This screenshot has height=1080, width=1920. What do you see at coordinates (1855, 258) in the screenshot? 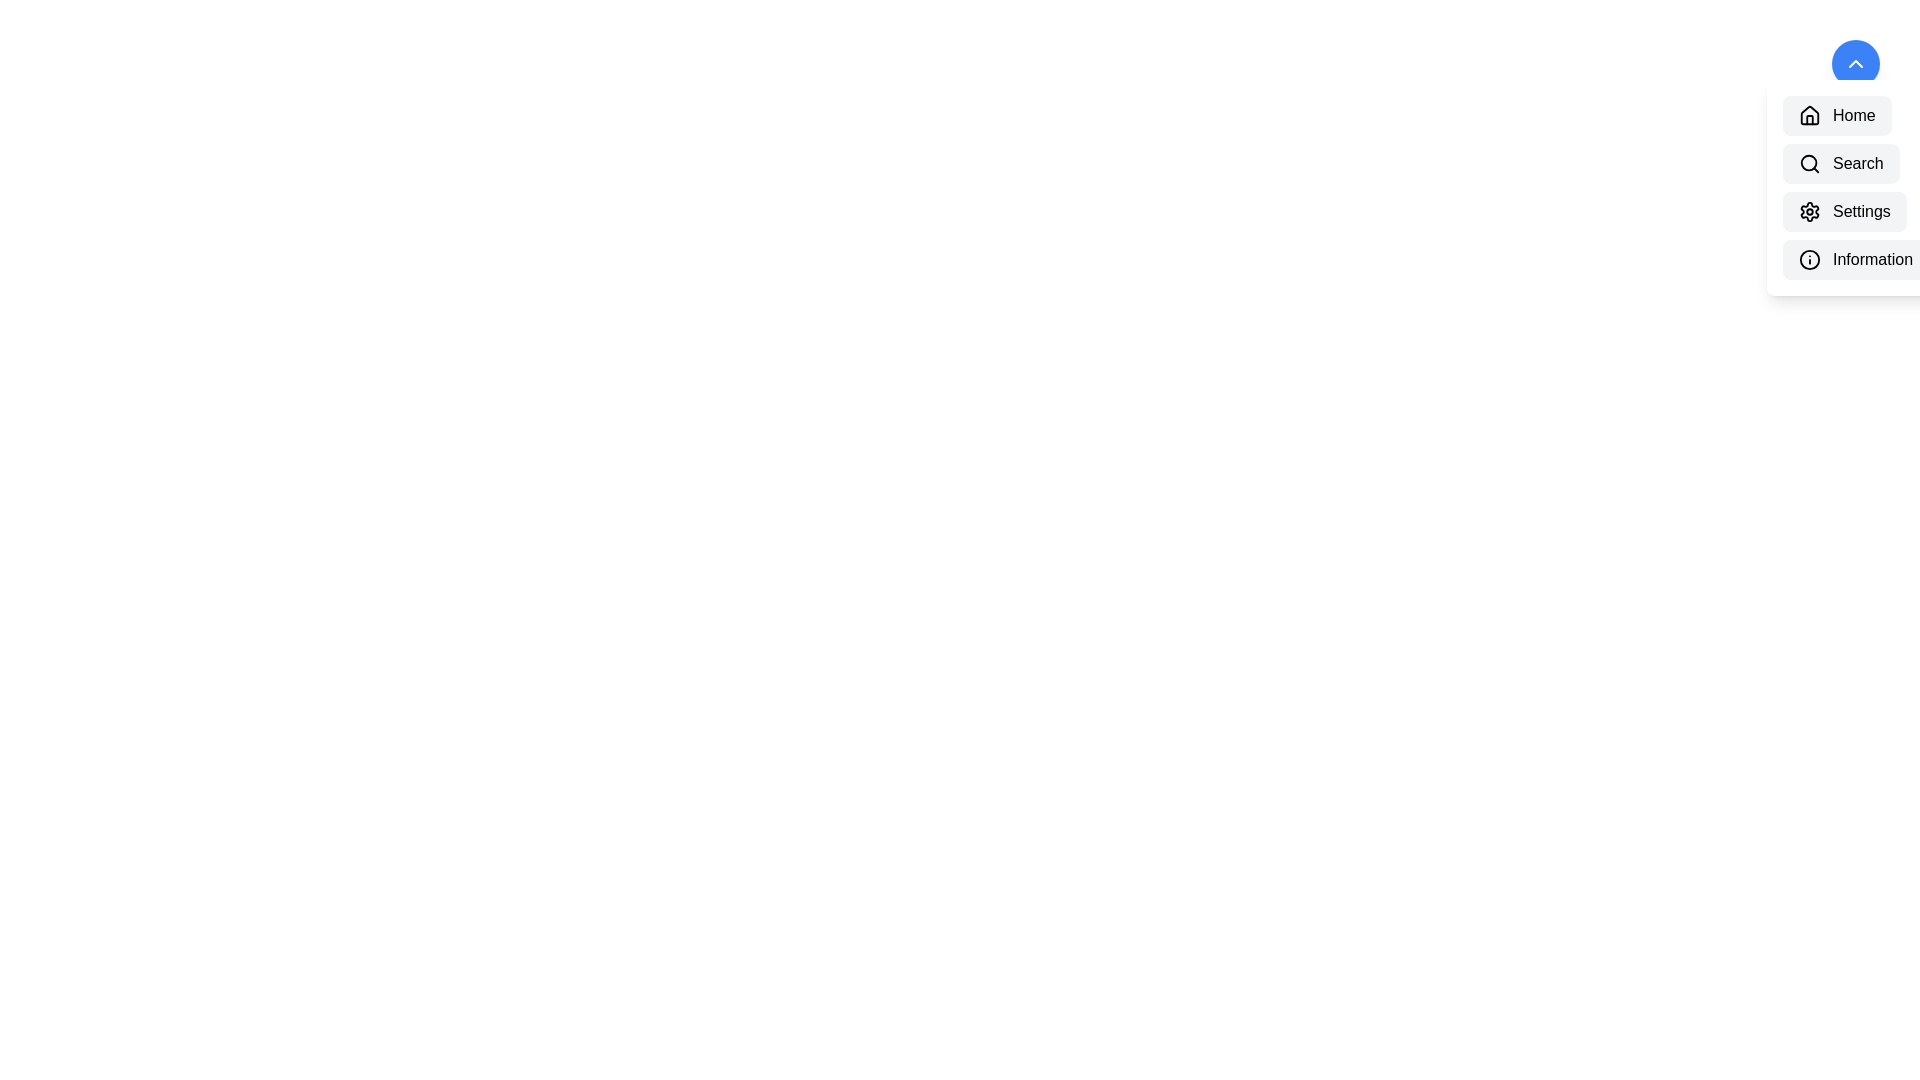
I see `the menu item labeled Information` at bounding box center [1855, 258].